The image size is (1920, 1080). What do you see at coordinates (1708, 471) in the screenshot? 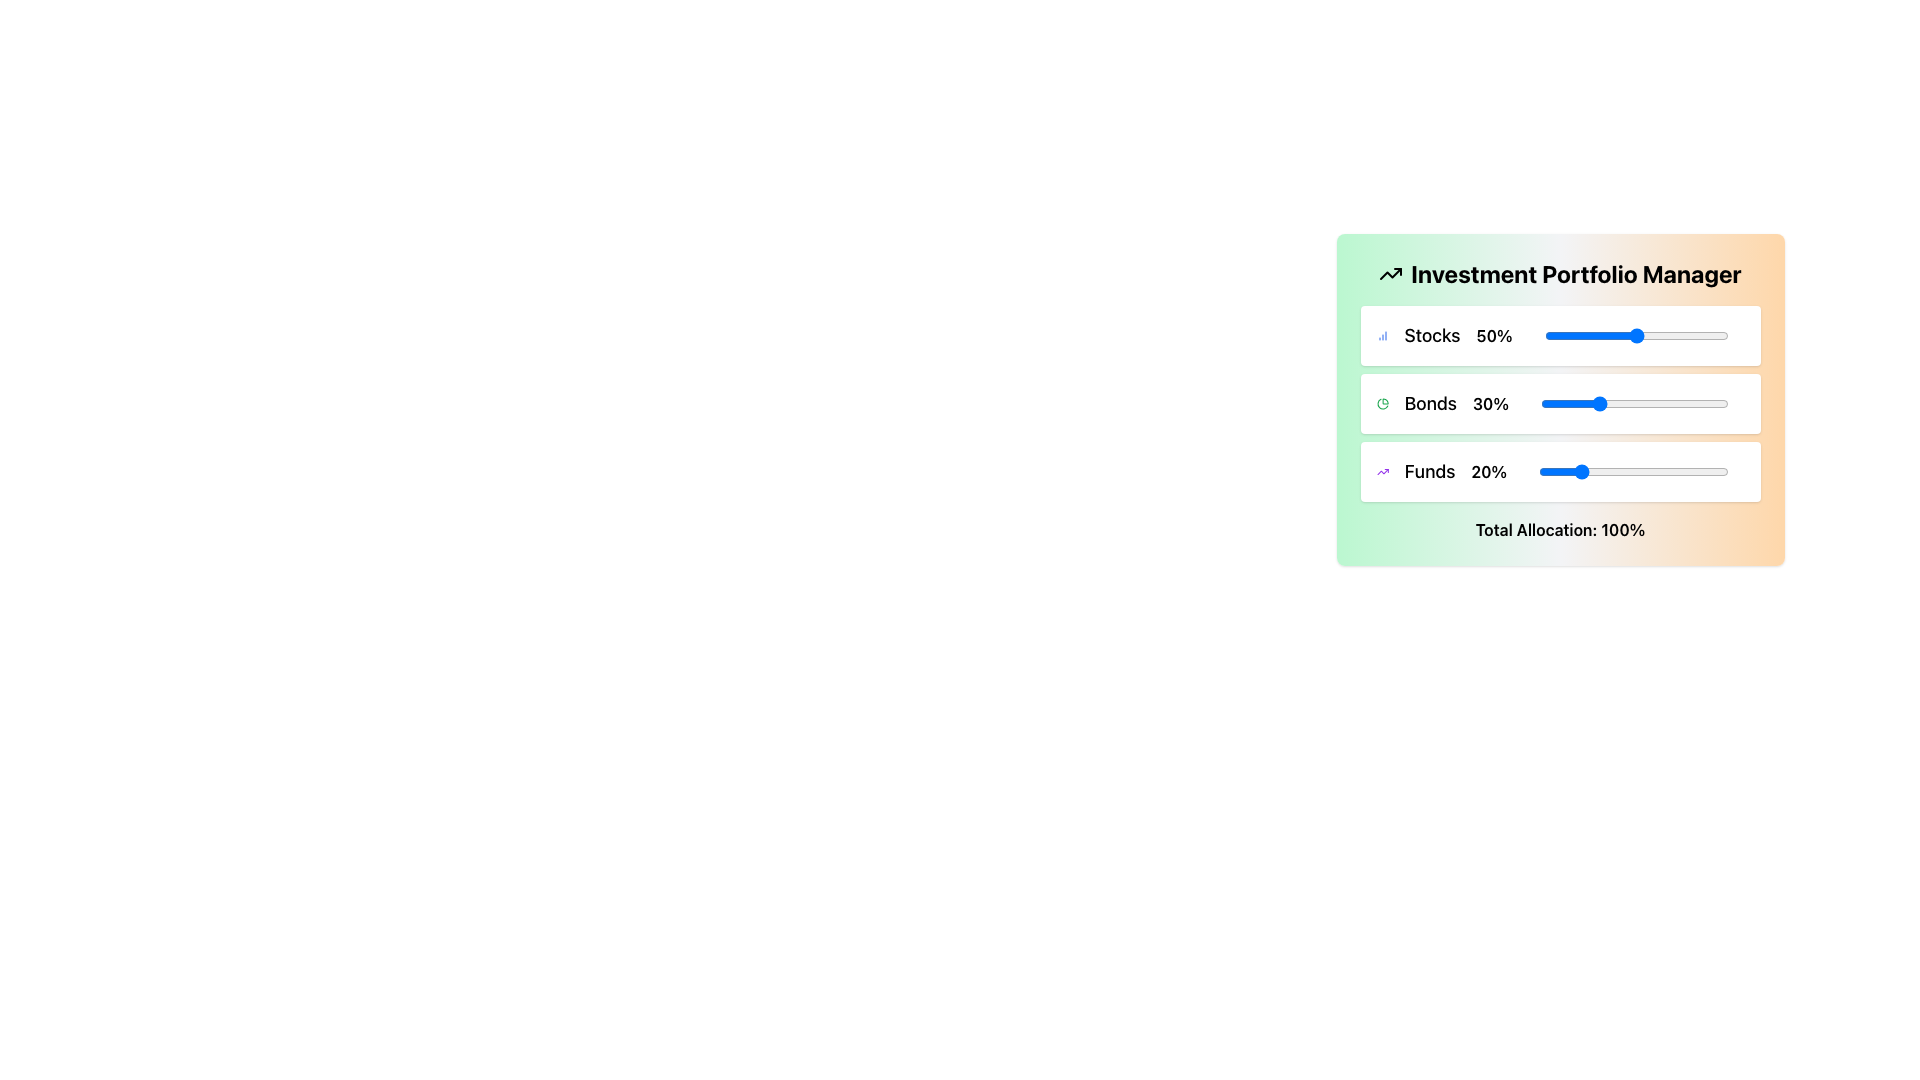
I see `the 'Funds' allocation` at bounding box center [1708, 471].